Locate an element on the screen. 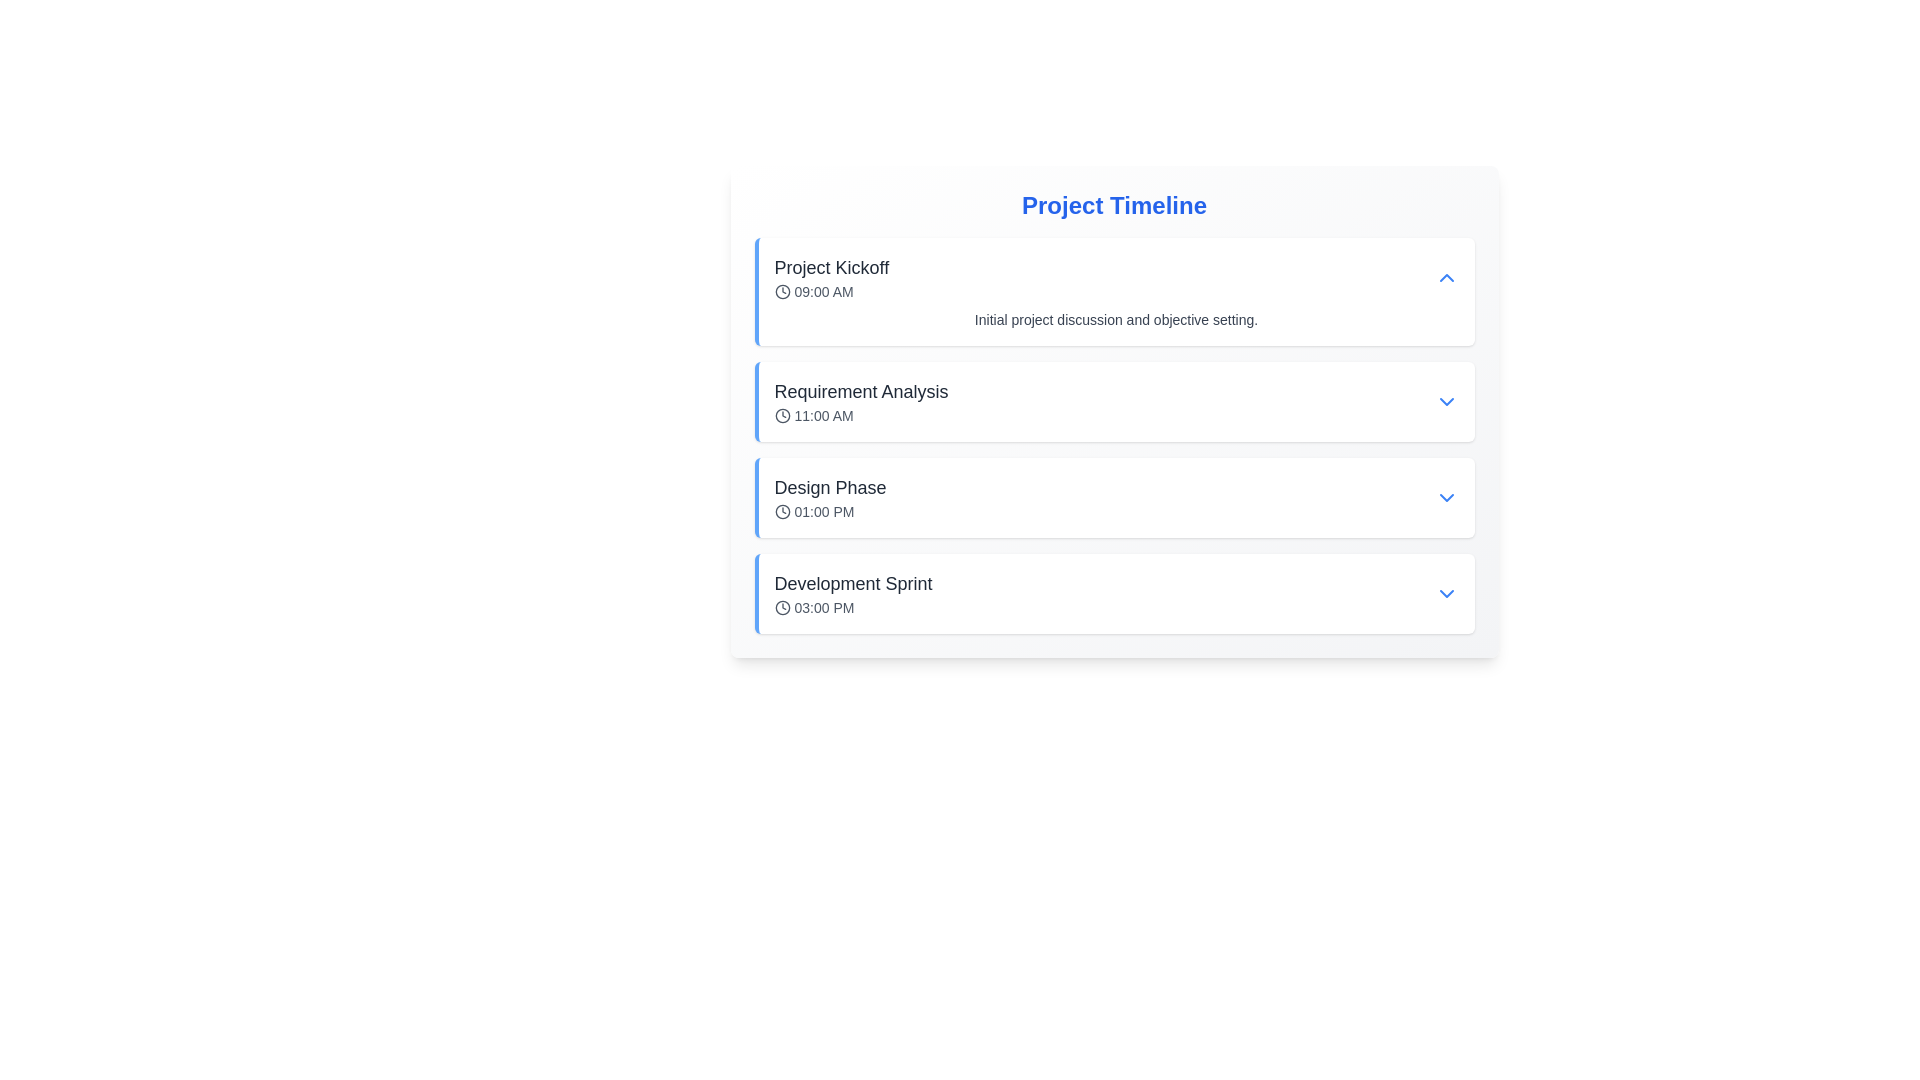 The width and height of the screenshot is (1920, 1080). the downward-pointing blue chevron icon button located to the right of the 'Requirement Analysis 11:00 AM' text is located at coordinates (1446, 401).